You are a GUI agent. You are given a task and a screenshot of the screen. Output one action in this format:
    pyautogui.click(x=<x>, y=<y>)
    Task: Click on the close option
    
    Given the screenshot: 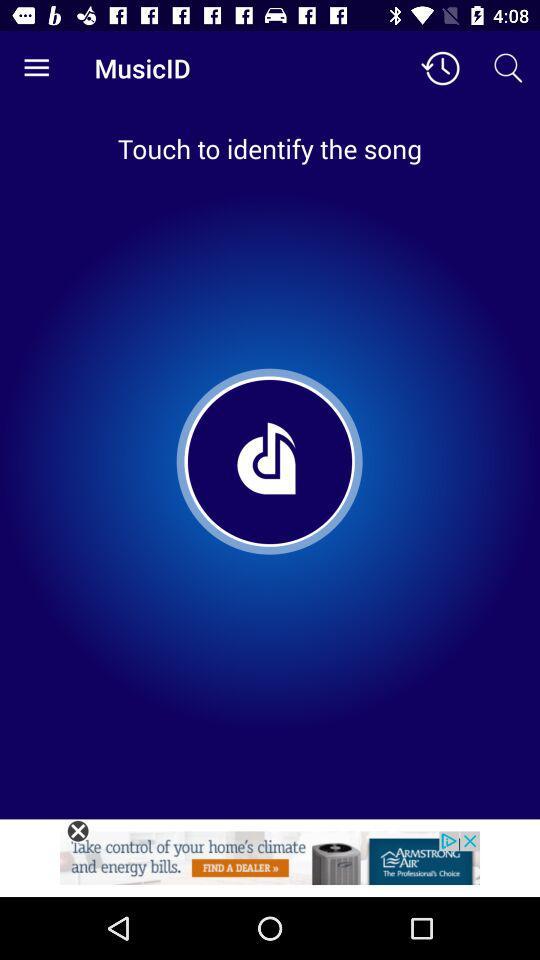 What is the action you would take?
    pyautogui.click(x=77, y=831)
    